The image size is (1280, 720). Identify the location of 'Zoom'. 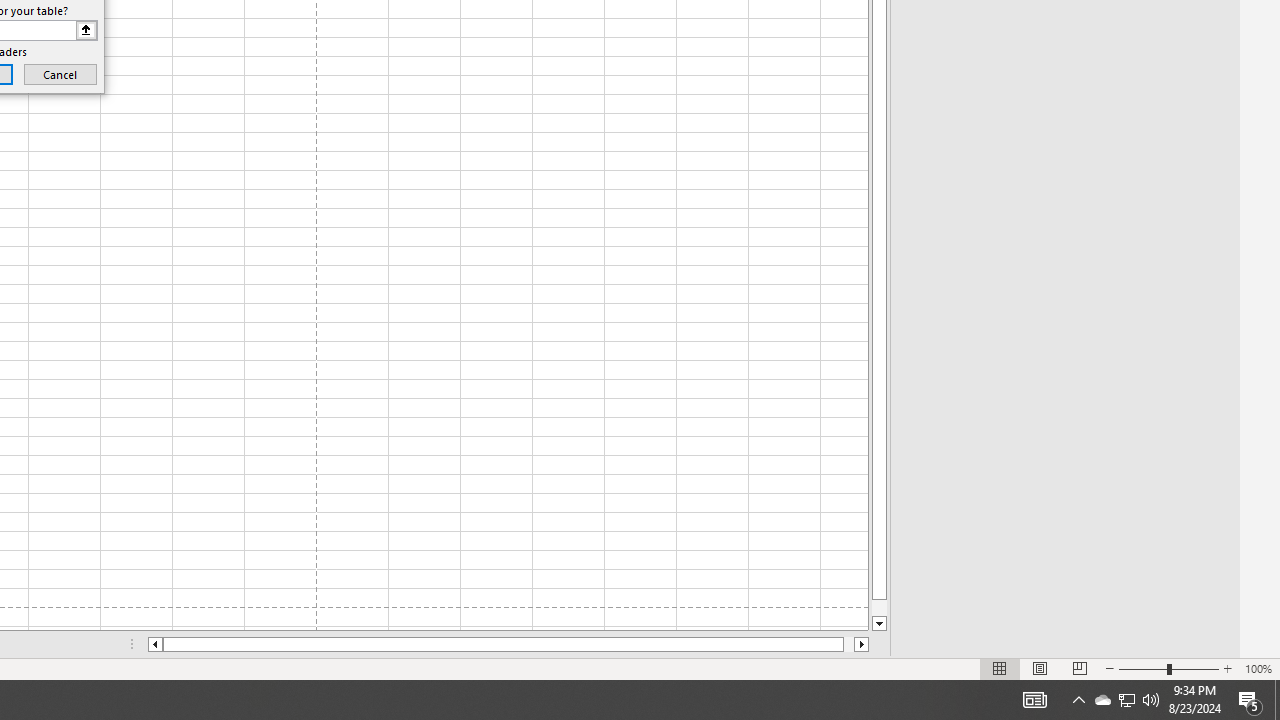
(1168, 669).